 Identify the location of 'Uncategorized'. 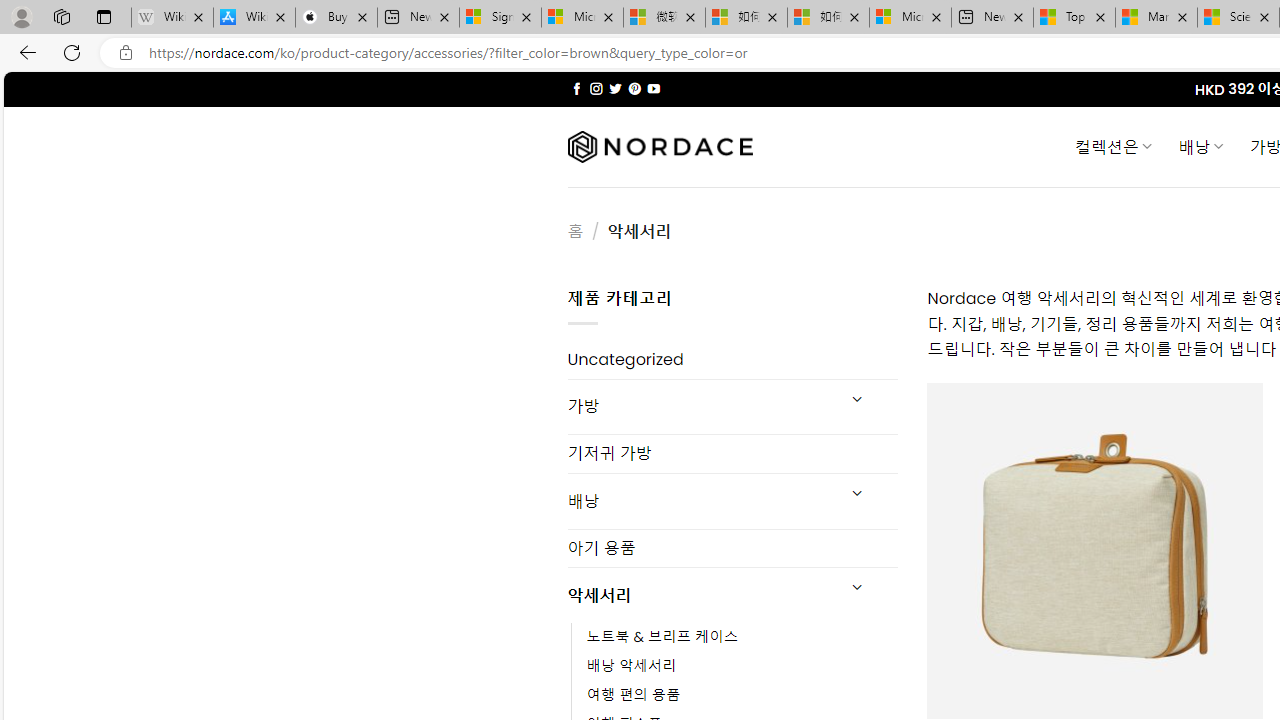
(731, 360).